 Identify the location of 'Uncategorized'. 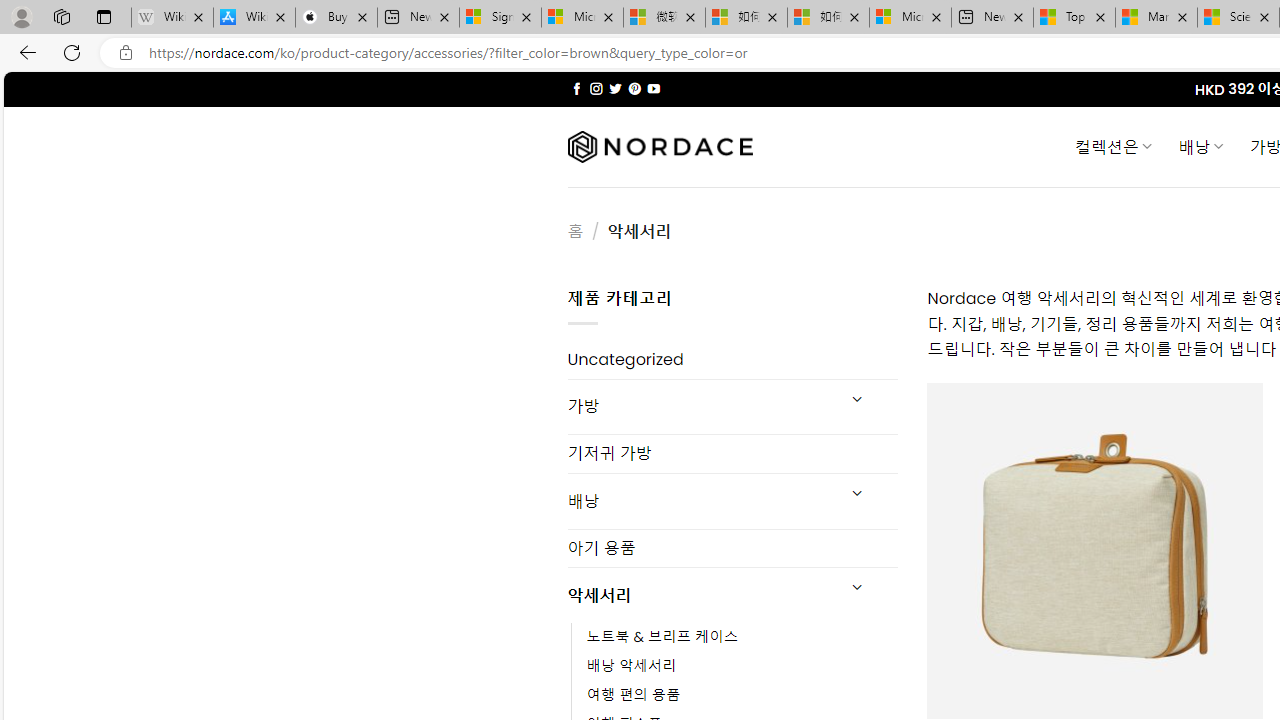
(731, 360).